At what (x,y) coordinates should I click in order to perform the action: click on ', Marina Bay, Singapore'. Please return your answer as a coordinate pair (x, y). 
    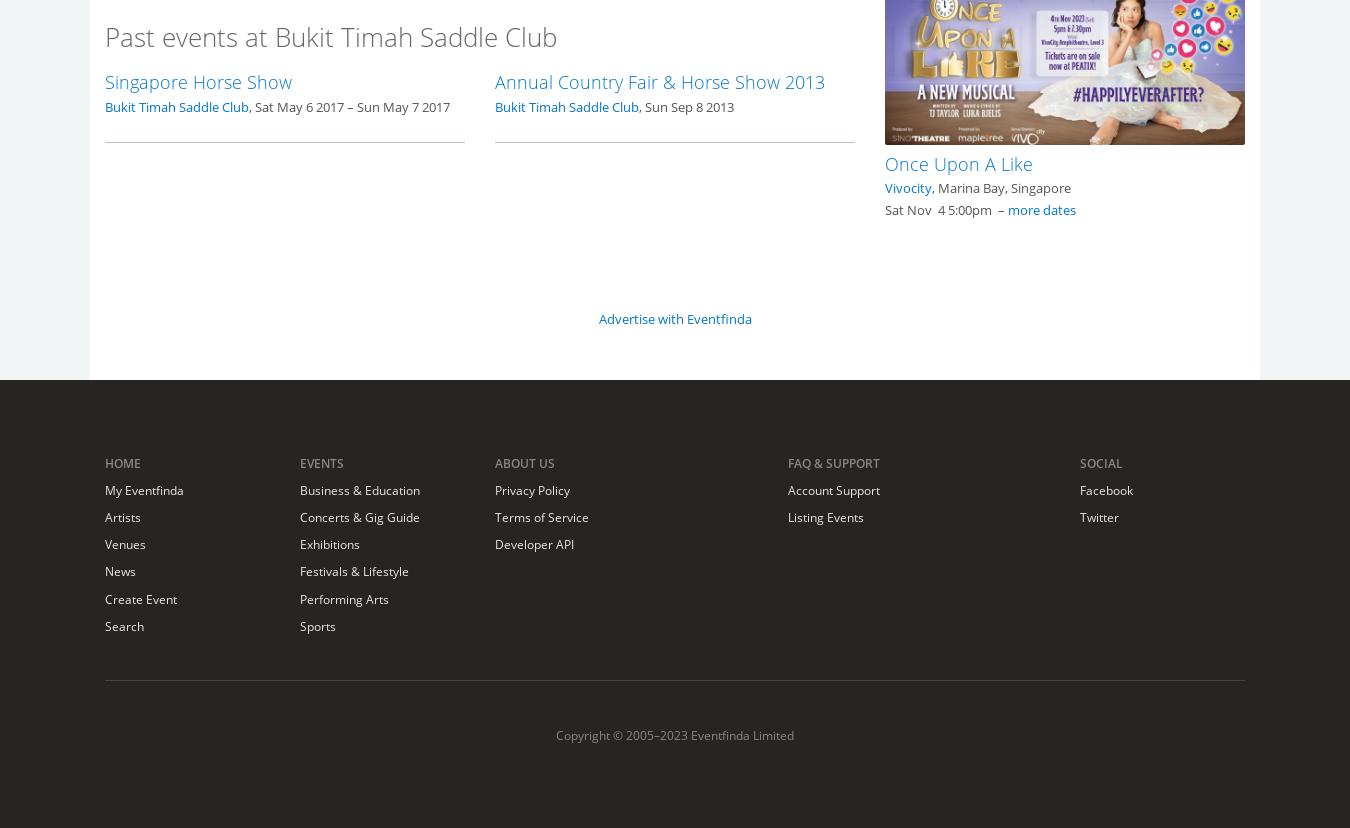
    Looking at the image, I should click on (931, 185).